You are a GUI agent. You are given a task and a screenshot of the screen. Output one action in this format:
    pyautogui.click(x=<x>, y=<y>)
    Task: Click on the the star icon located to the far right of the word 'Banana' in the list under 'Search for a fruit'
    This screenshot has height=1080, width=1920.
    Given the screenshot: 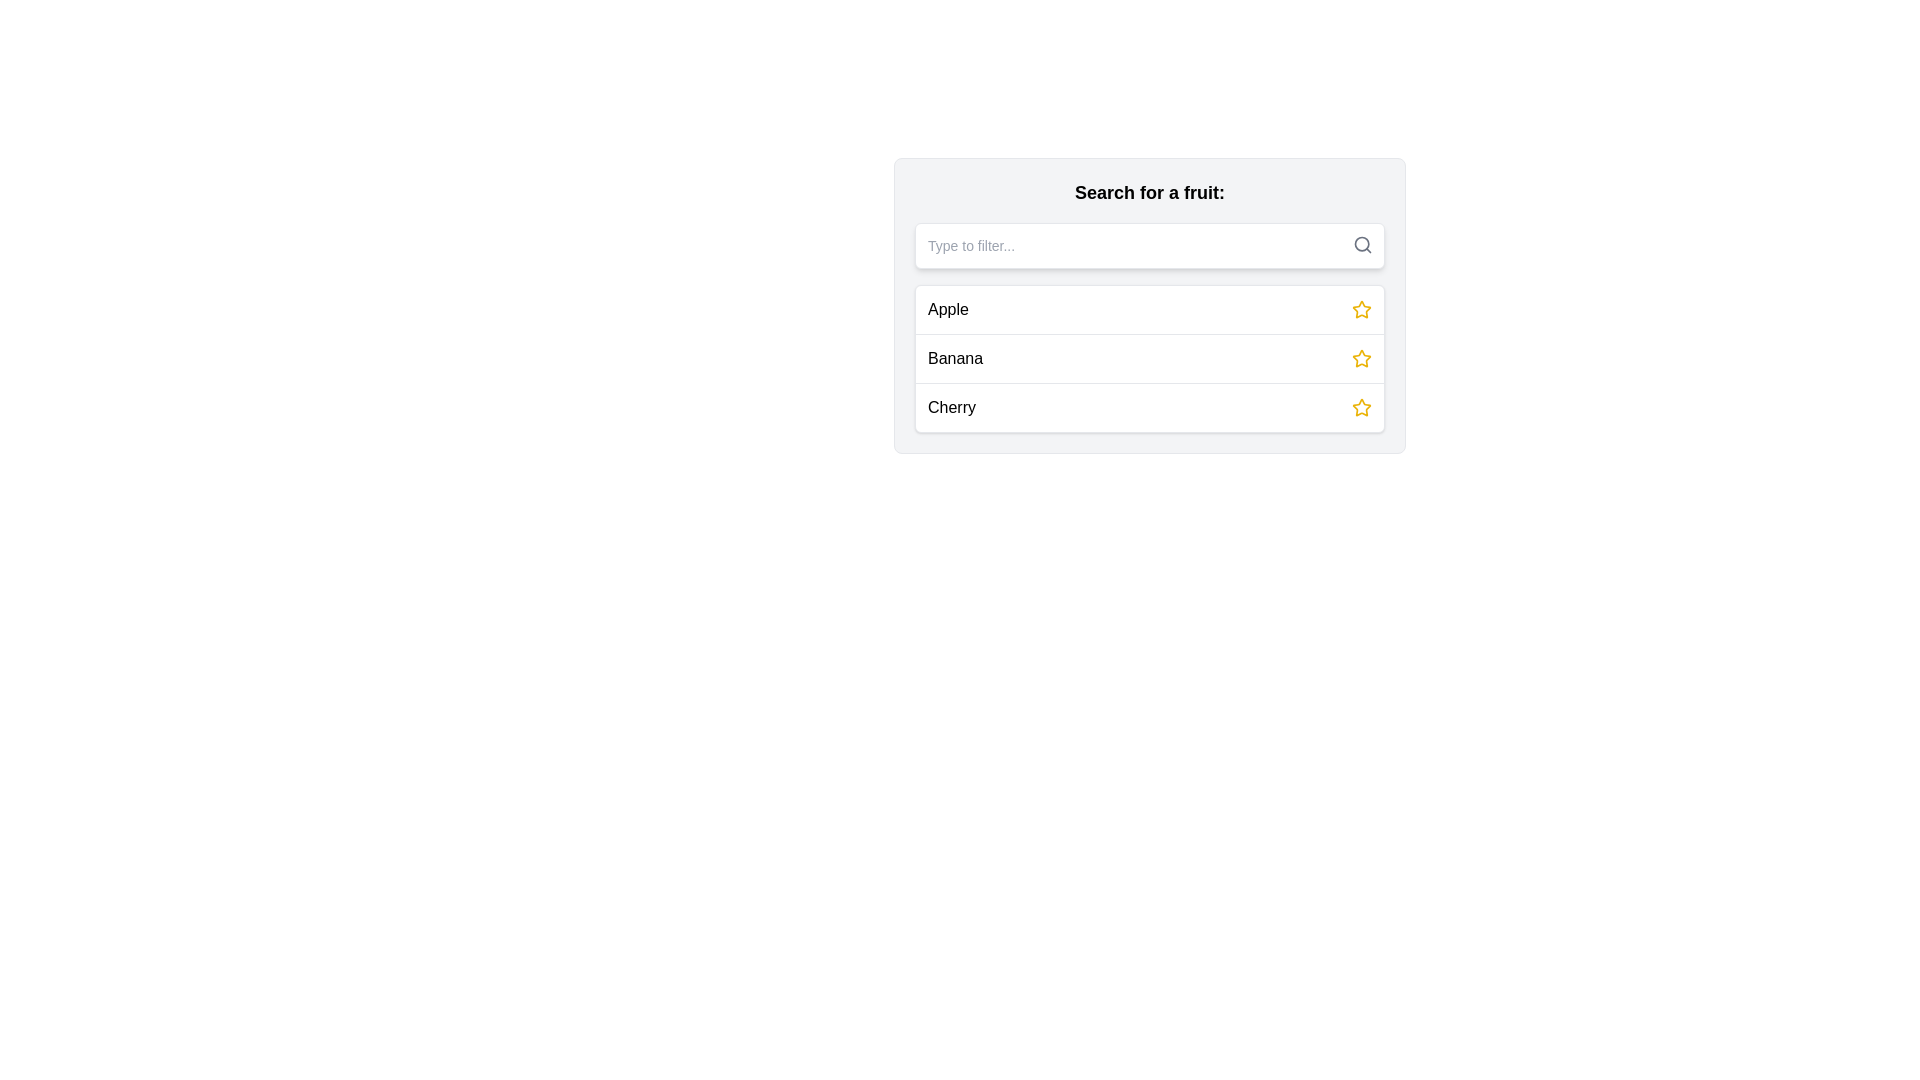 What is the action you would take?
    pyautogui.click(x=1361, y=357)
    